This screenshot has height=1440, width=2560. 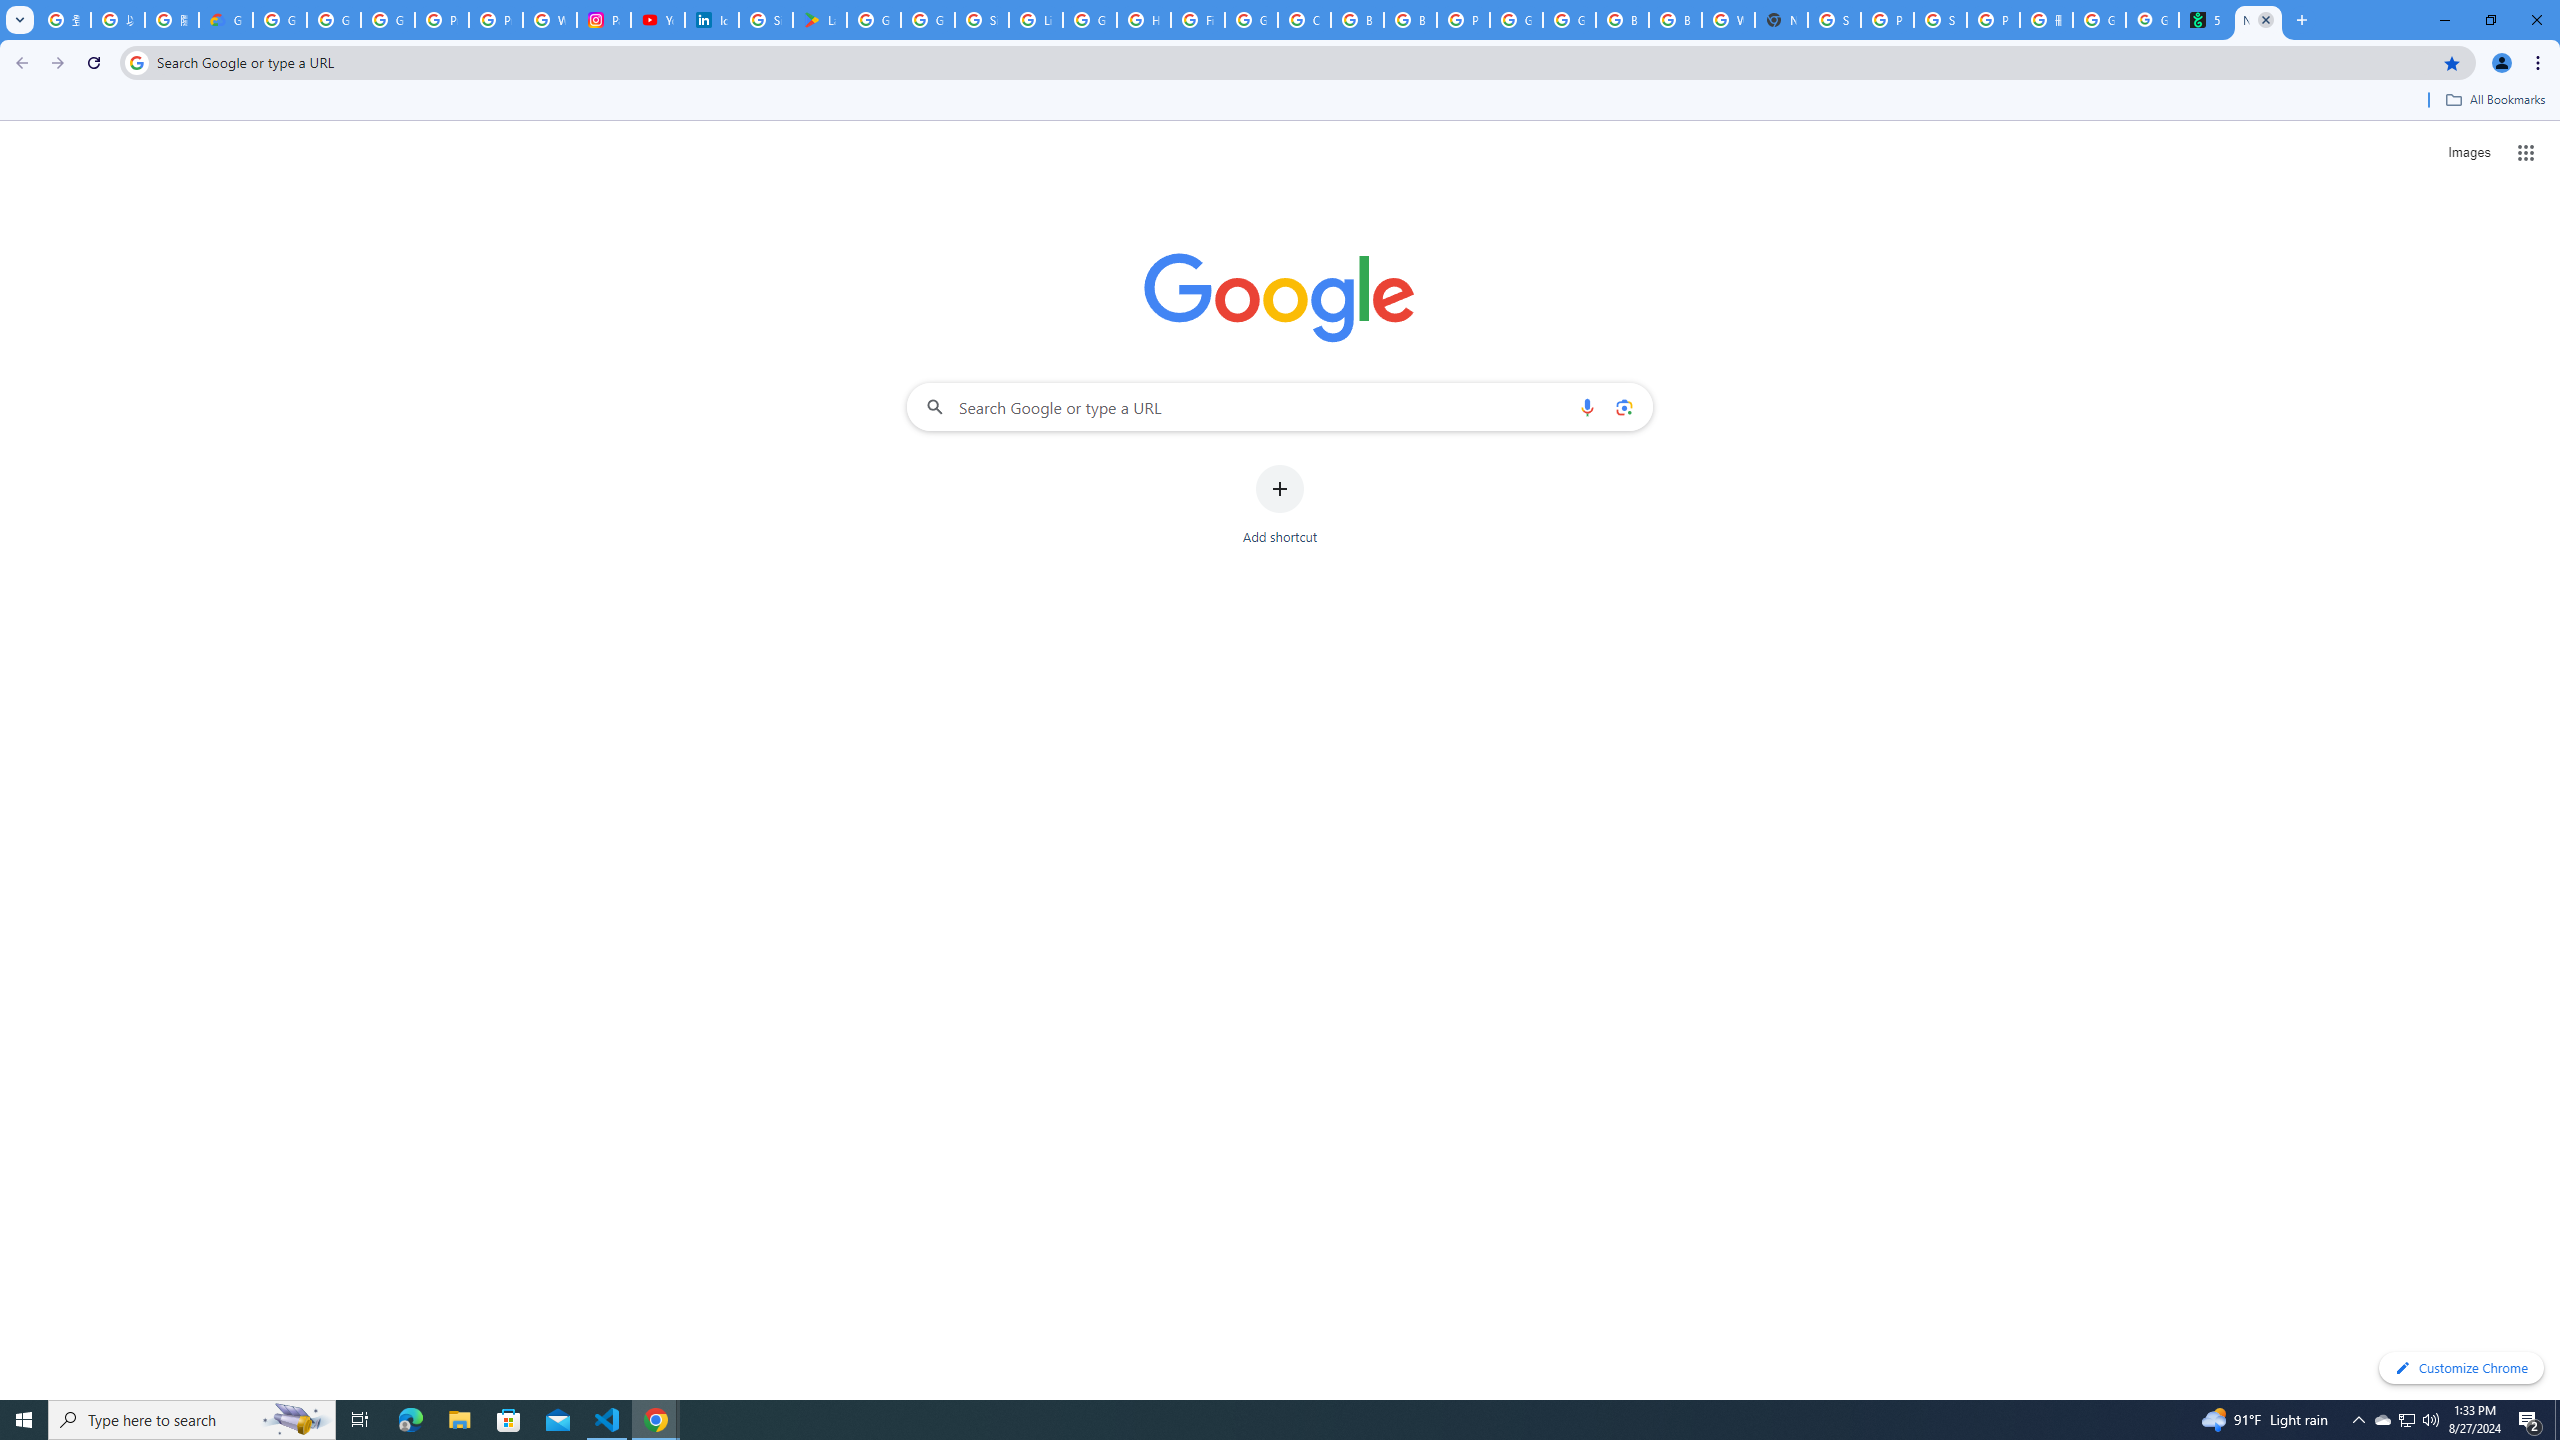 I want to click on 'Privacy Help Center - Policies Help', so click(x=441, y=19).